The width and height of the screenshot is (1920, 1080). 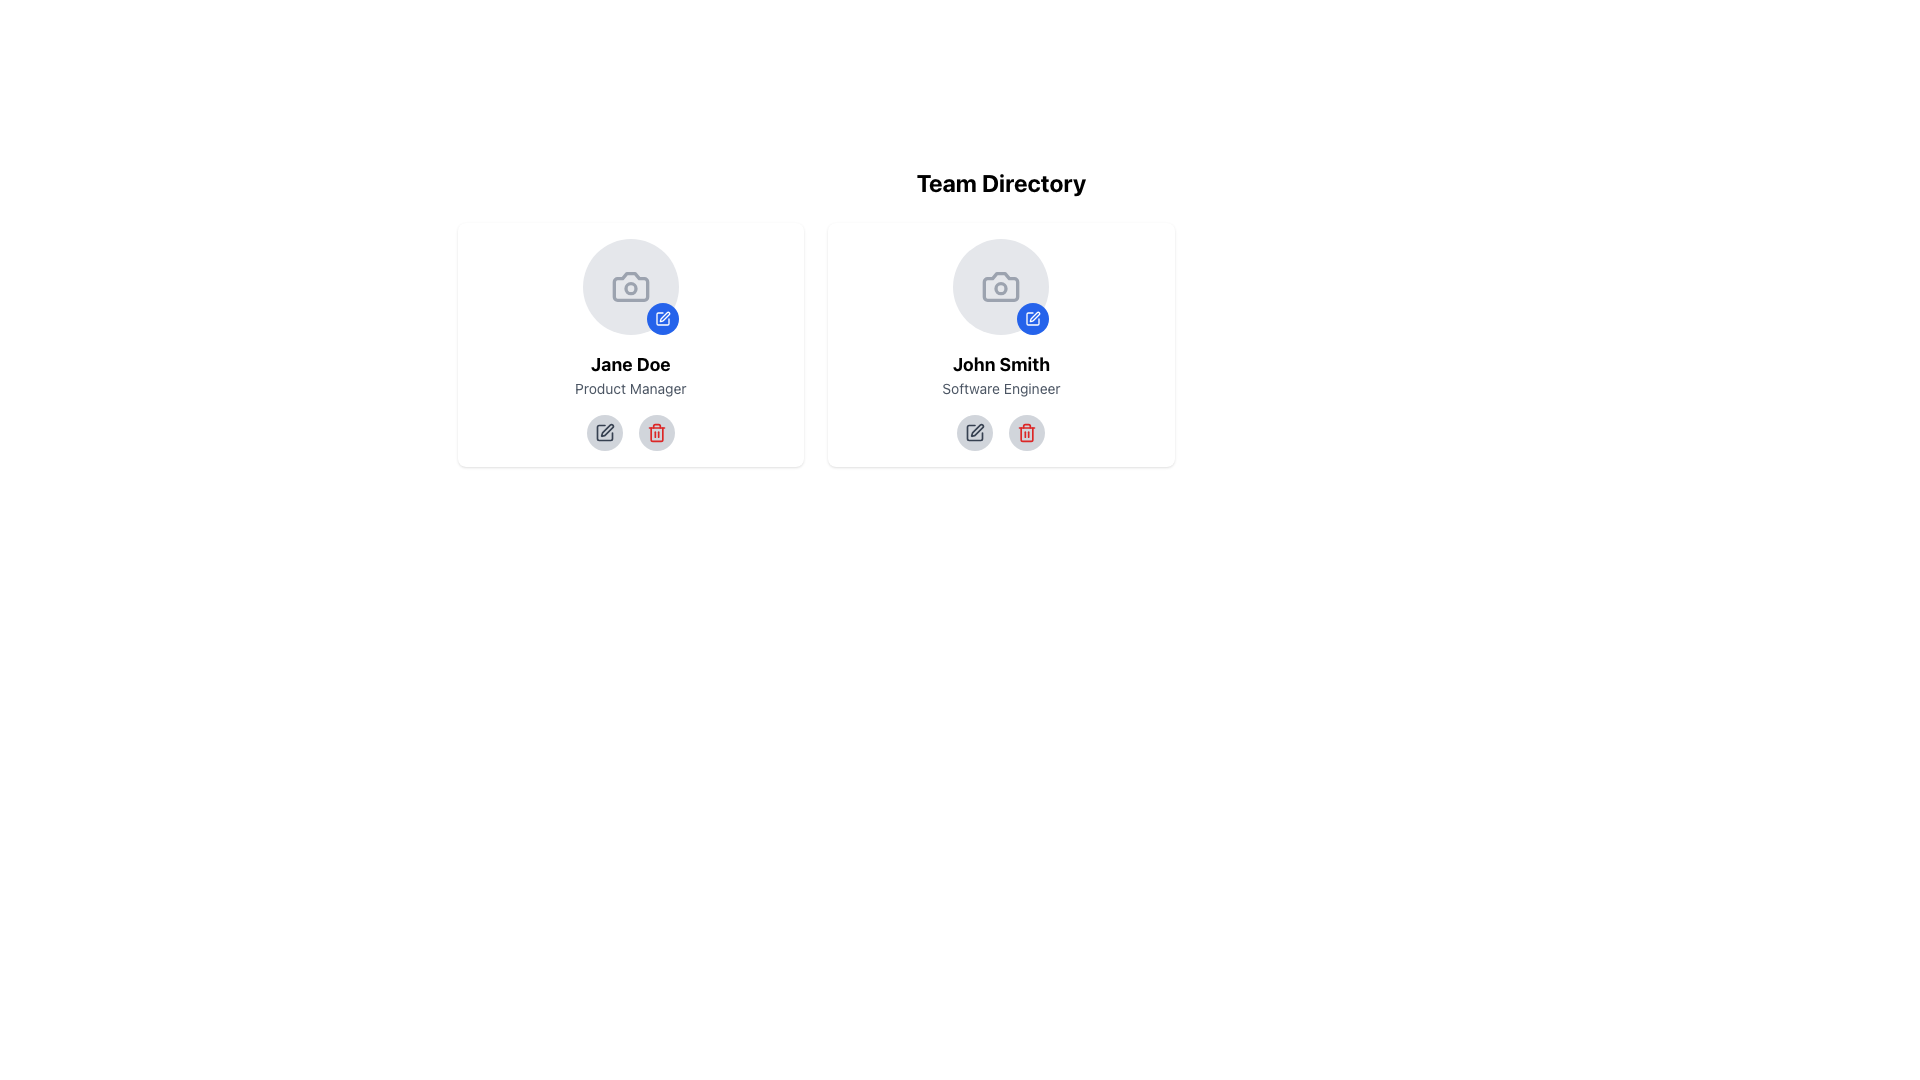 What do you see at coordinates (1027, 431) in the screenshot?
I see `the delete icon button located at the bottom-right of John Smith's profile card` at bounding box center [1027, 431].